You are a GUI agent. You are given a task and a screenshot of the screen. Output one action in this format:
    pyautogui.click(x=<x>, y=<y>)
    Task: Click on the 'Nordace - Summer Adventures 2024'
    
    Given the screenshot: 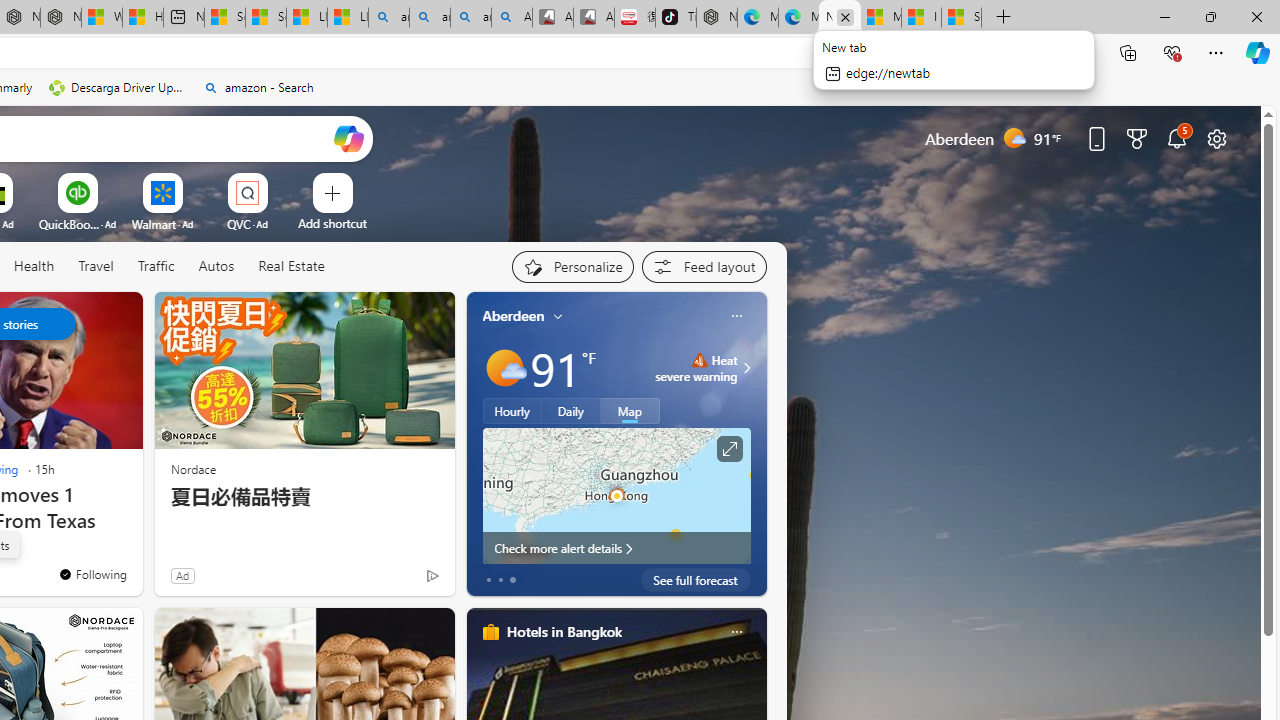 What is the action you would take?
    pyautogui.click(x=60, y=17)
    